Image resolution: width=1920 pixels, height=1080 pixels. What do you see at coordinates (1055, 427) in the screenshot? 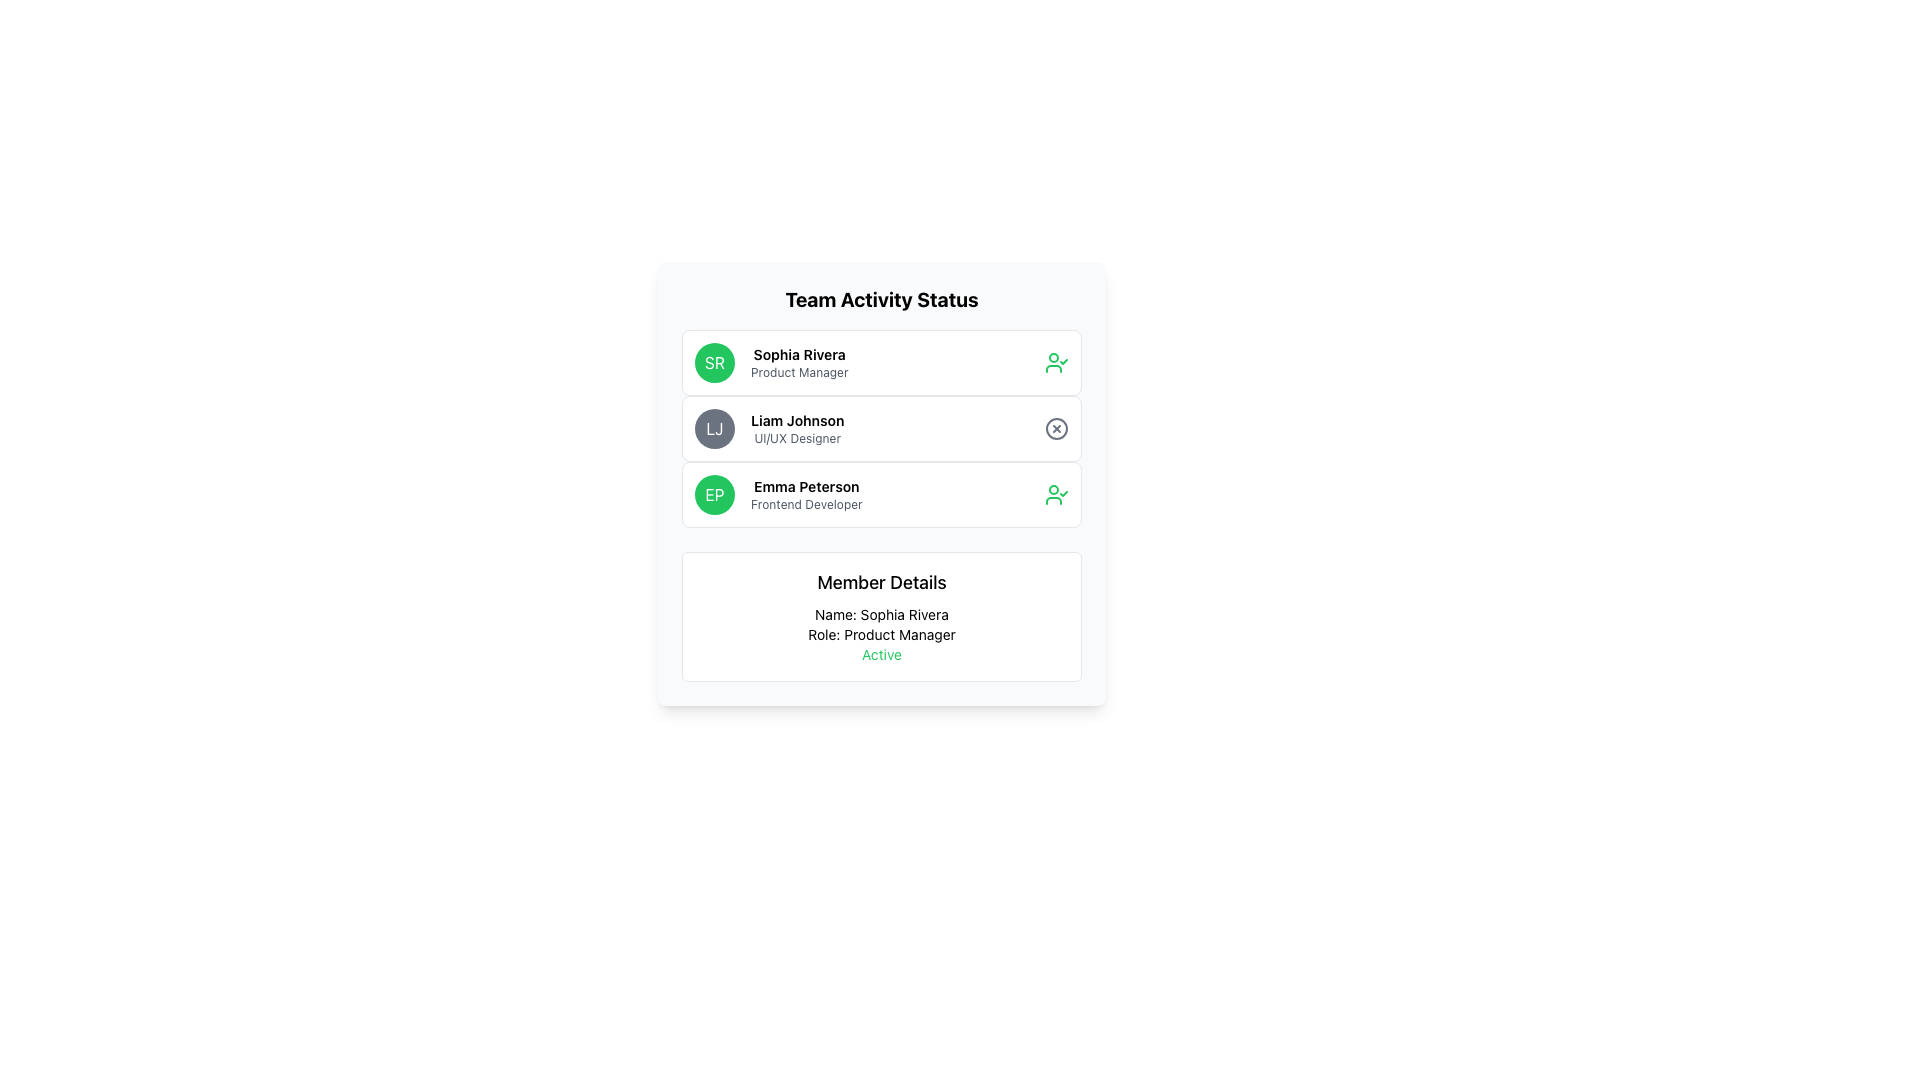
I see `the circular close symbol with a cross inside, located on the right side of the middle list item in the team activity status section next to 'Liam Johnson'` at bounding box center [1055, 427].